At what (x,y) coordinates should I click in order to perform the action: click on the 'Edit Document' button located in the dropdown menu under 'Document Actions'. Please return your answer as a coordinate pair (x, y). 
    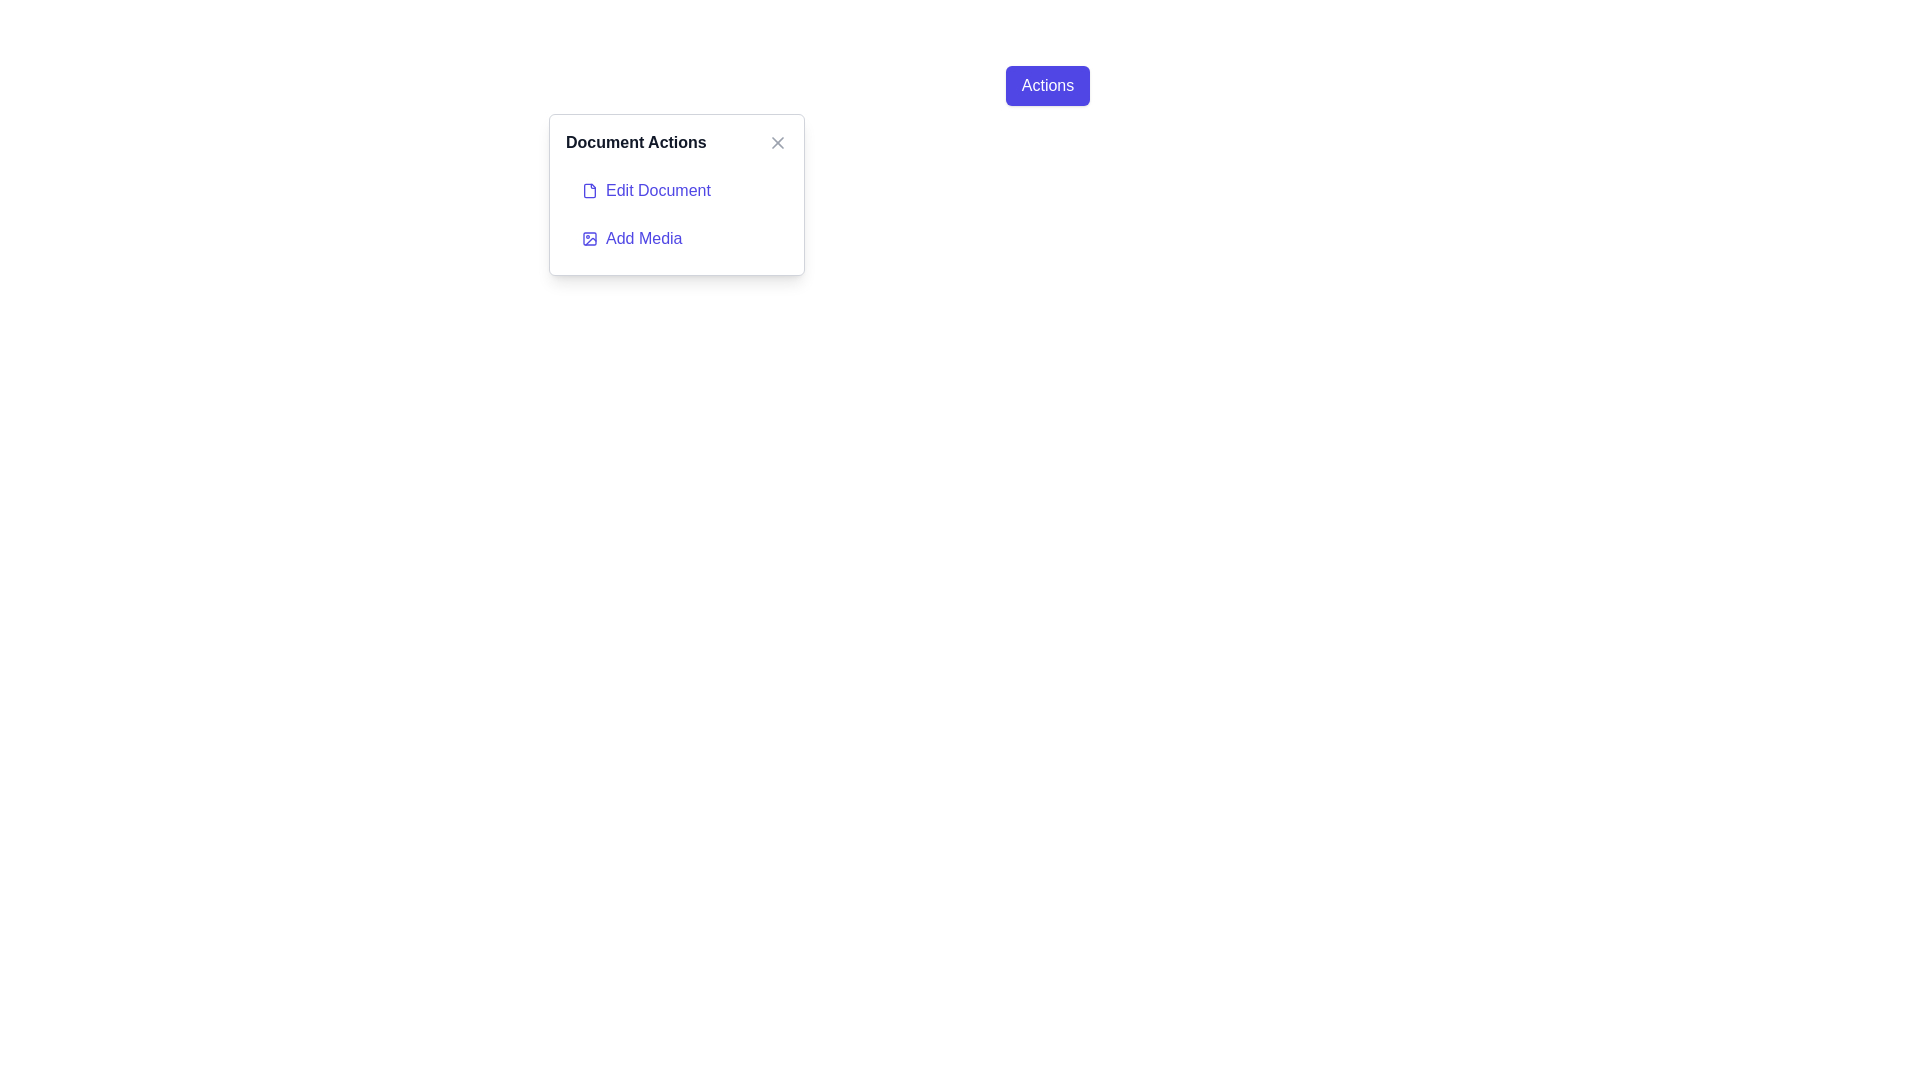
    Looking at the image, I should click on (676, 191).